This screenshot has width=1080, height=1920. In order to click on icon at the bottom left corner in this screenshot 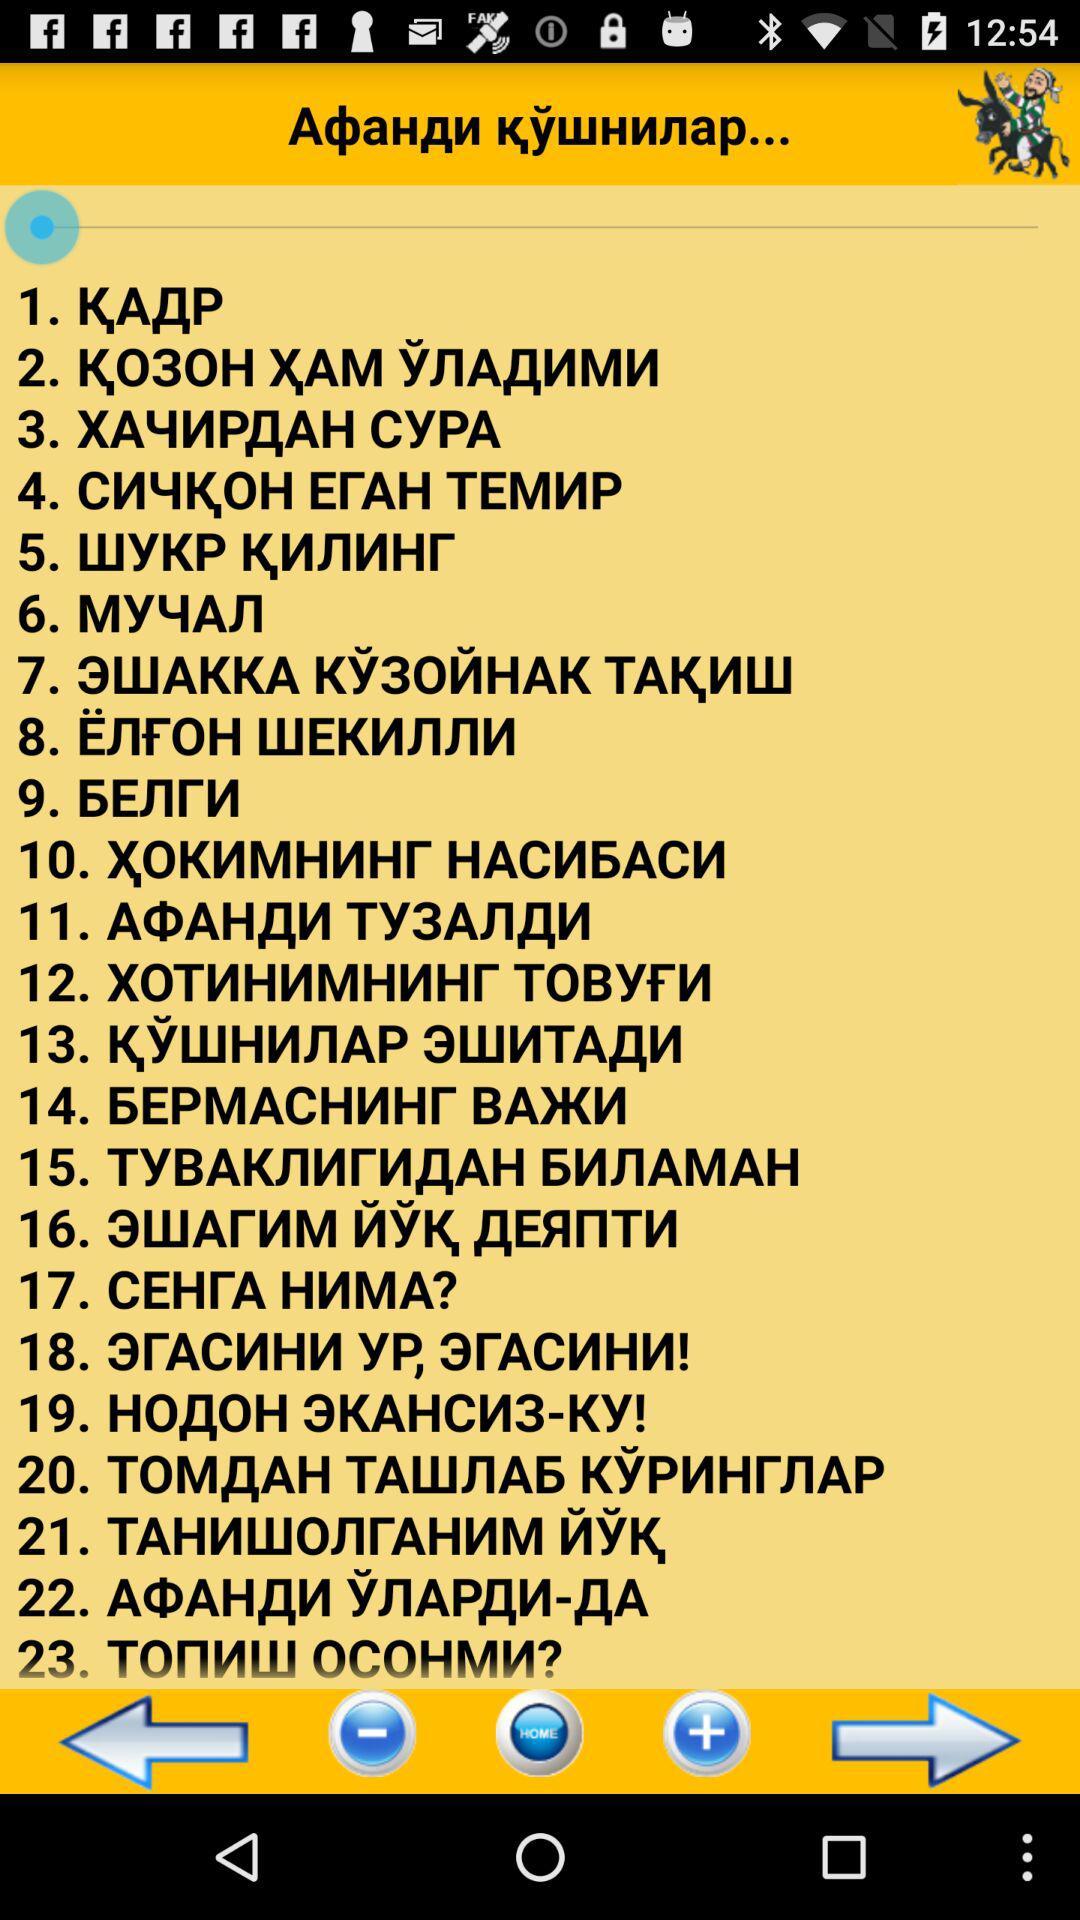, I will do `click(143, 1740)`.